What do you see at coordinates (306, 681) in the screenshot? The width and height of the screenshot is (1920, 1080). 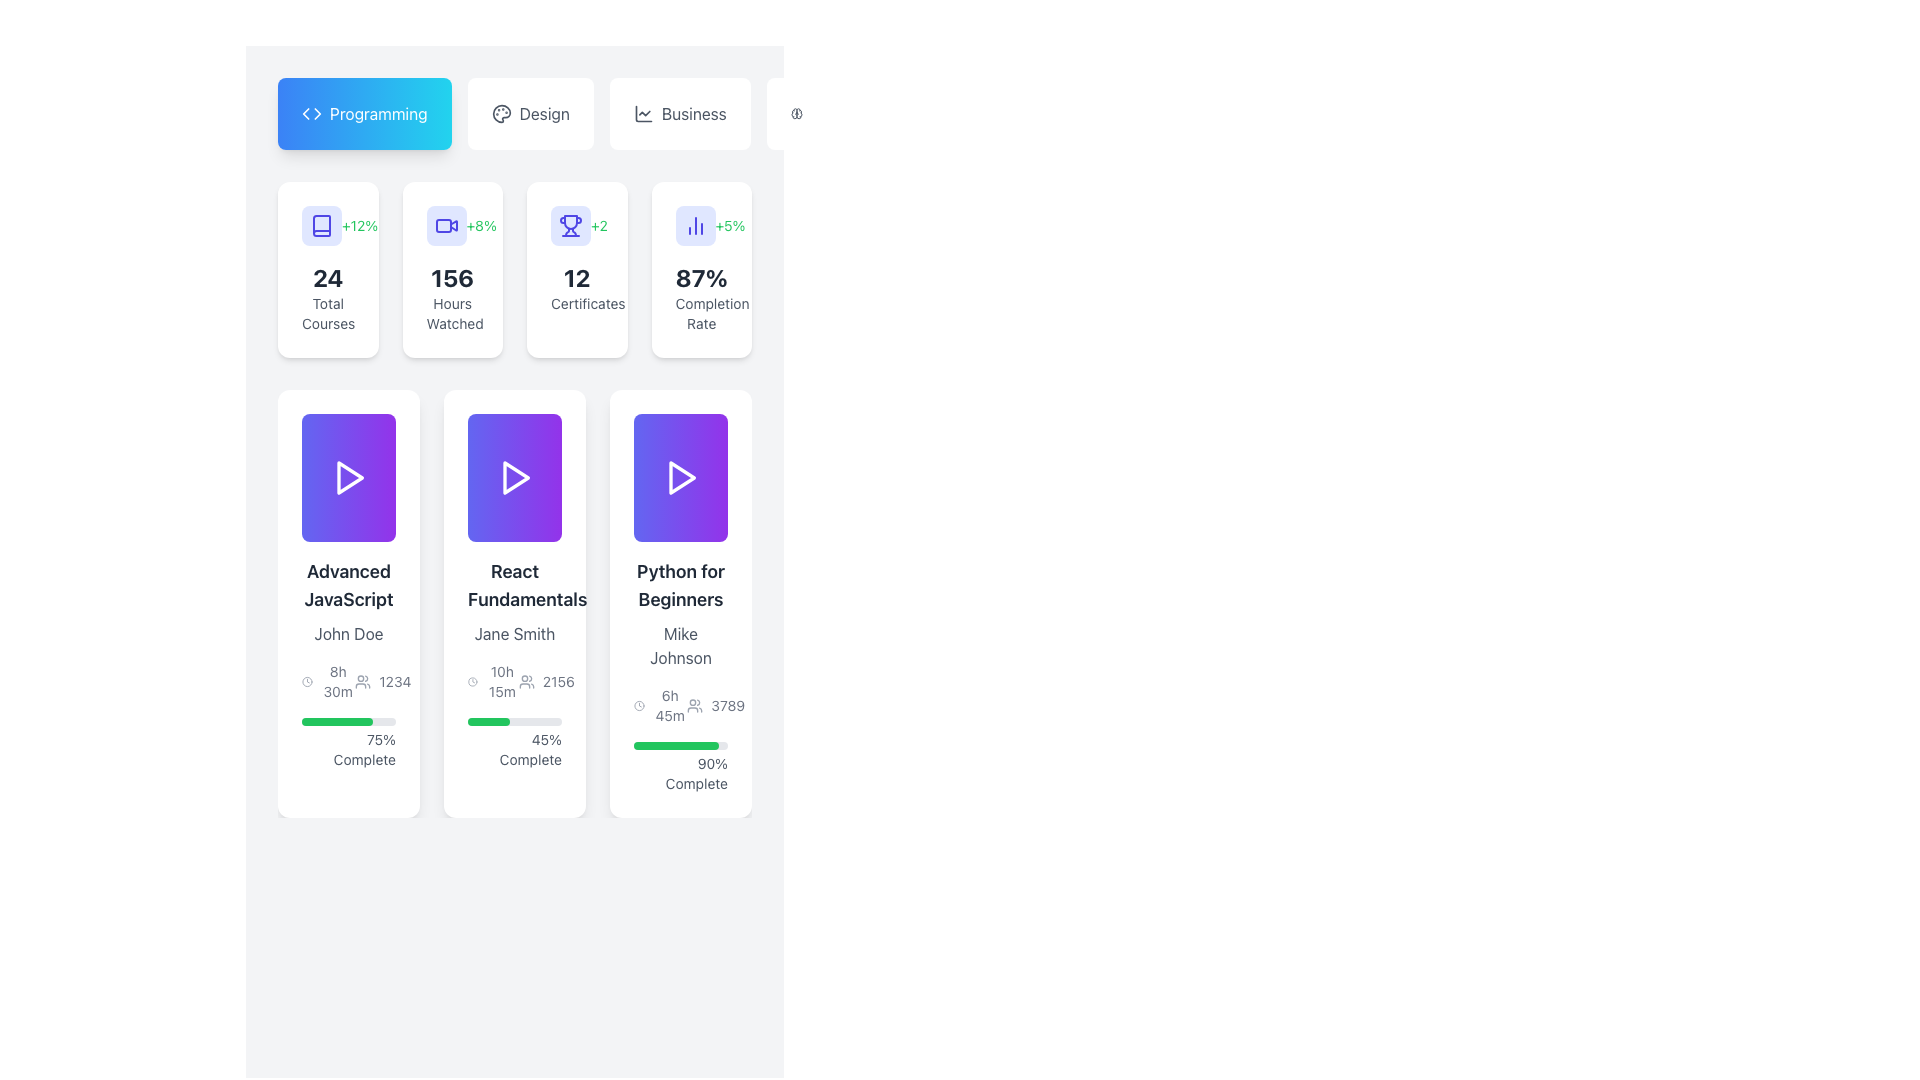 I see `properties of the time-related indication icon located in the lower portion of the first card that displays course information, which is the leftmost icon adjacent to the text '8h 30m'` at bounding box center [306, 681].